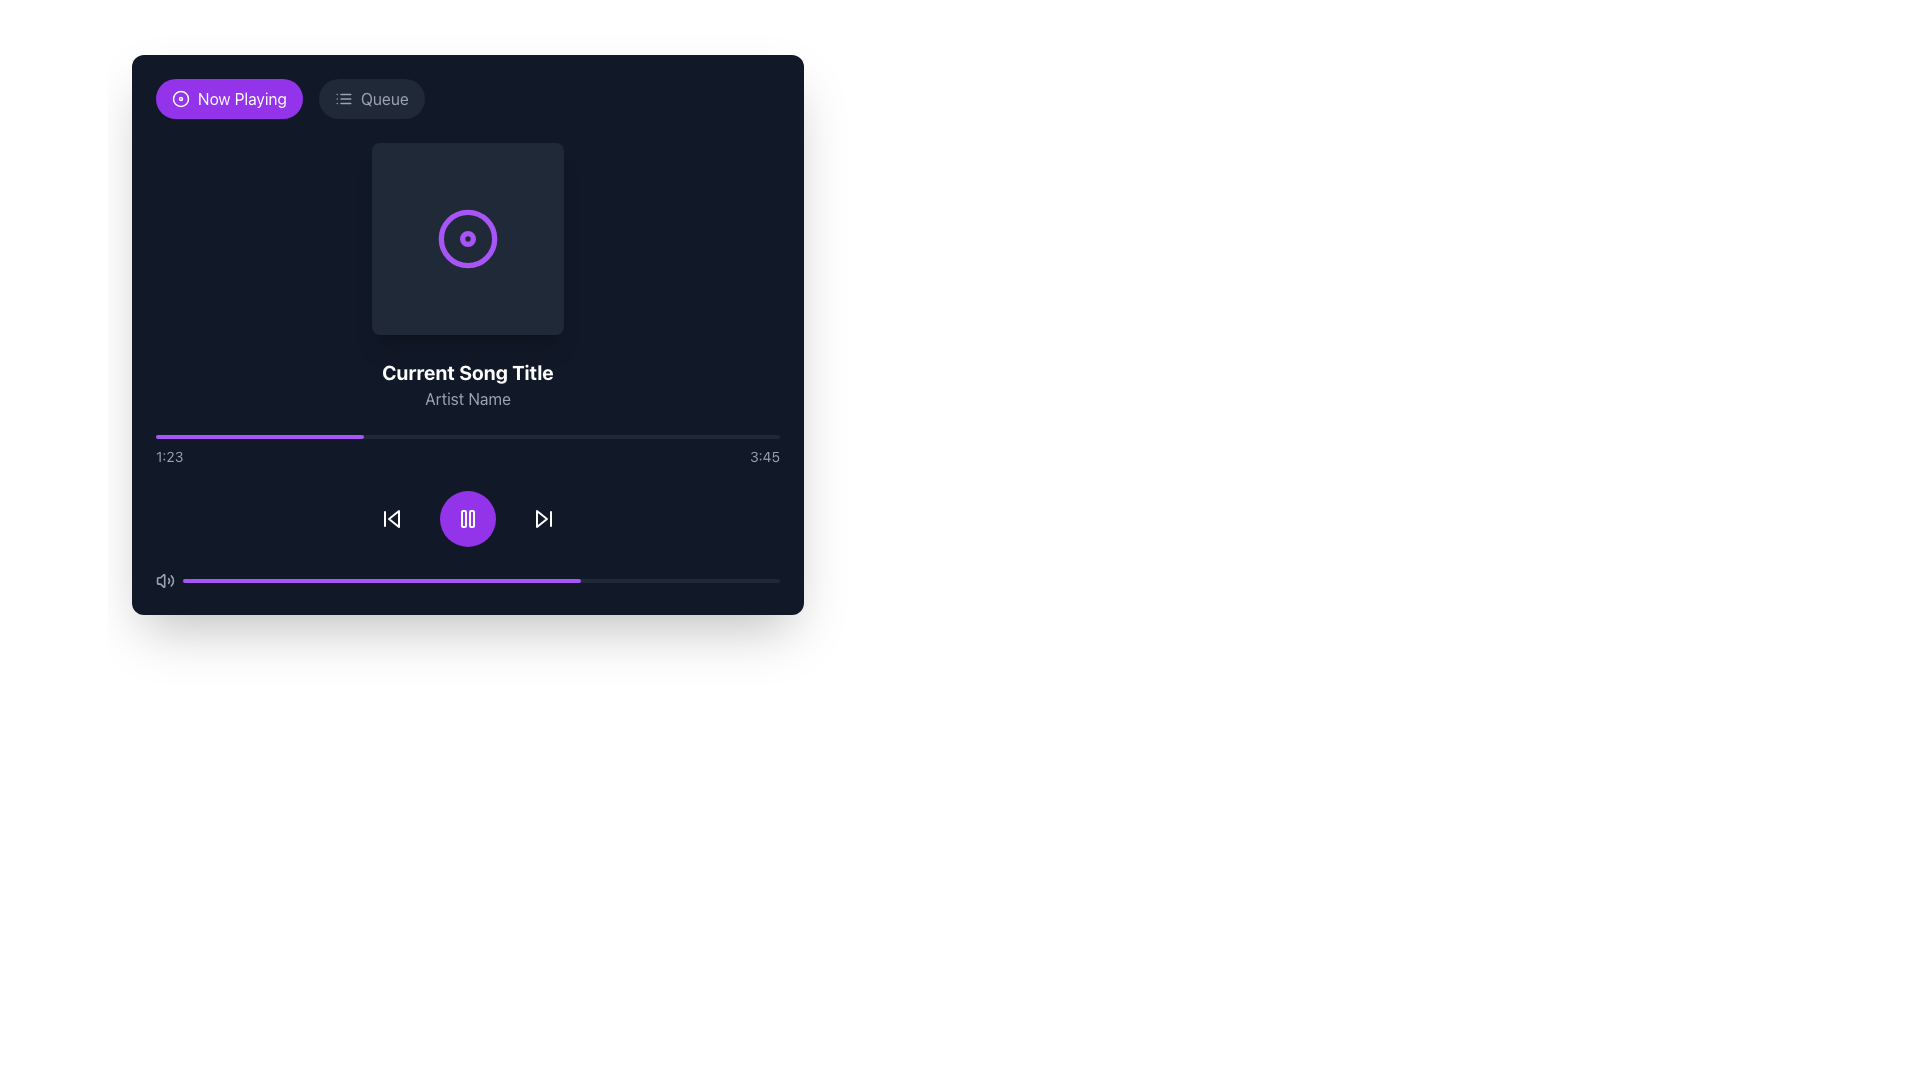  What do you see at coordinates (392, 518) in the screenshot?
I see `the backward skip button to skip to the previous track, located within the player controls section, to the left of the circular play button` at bounding box center [392, 518].